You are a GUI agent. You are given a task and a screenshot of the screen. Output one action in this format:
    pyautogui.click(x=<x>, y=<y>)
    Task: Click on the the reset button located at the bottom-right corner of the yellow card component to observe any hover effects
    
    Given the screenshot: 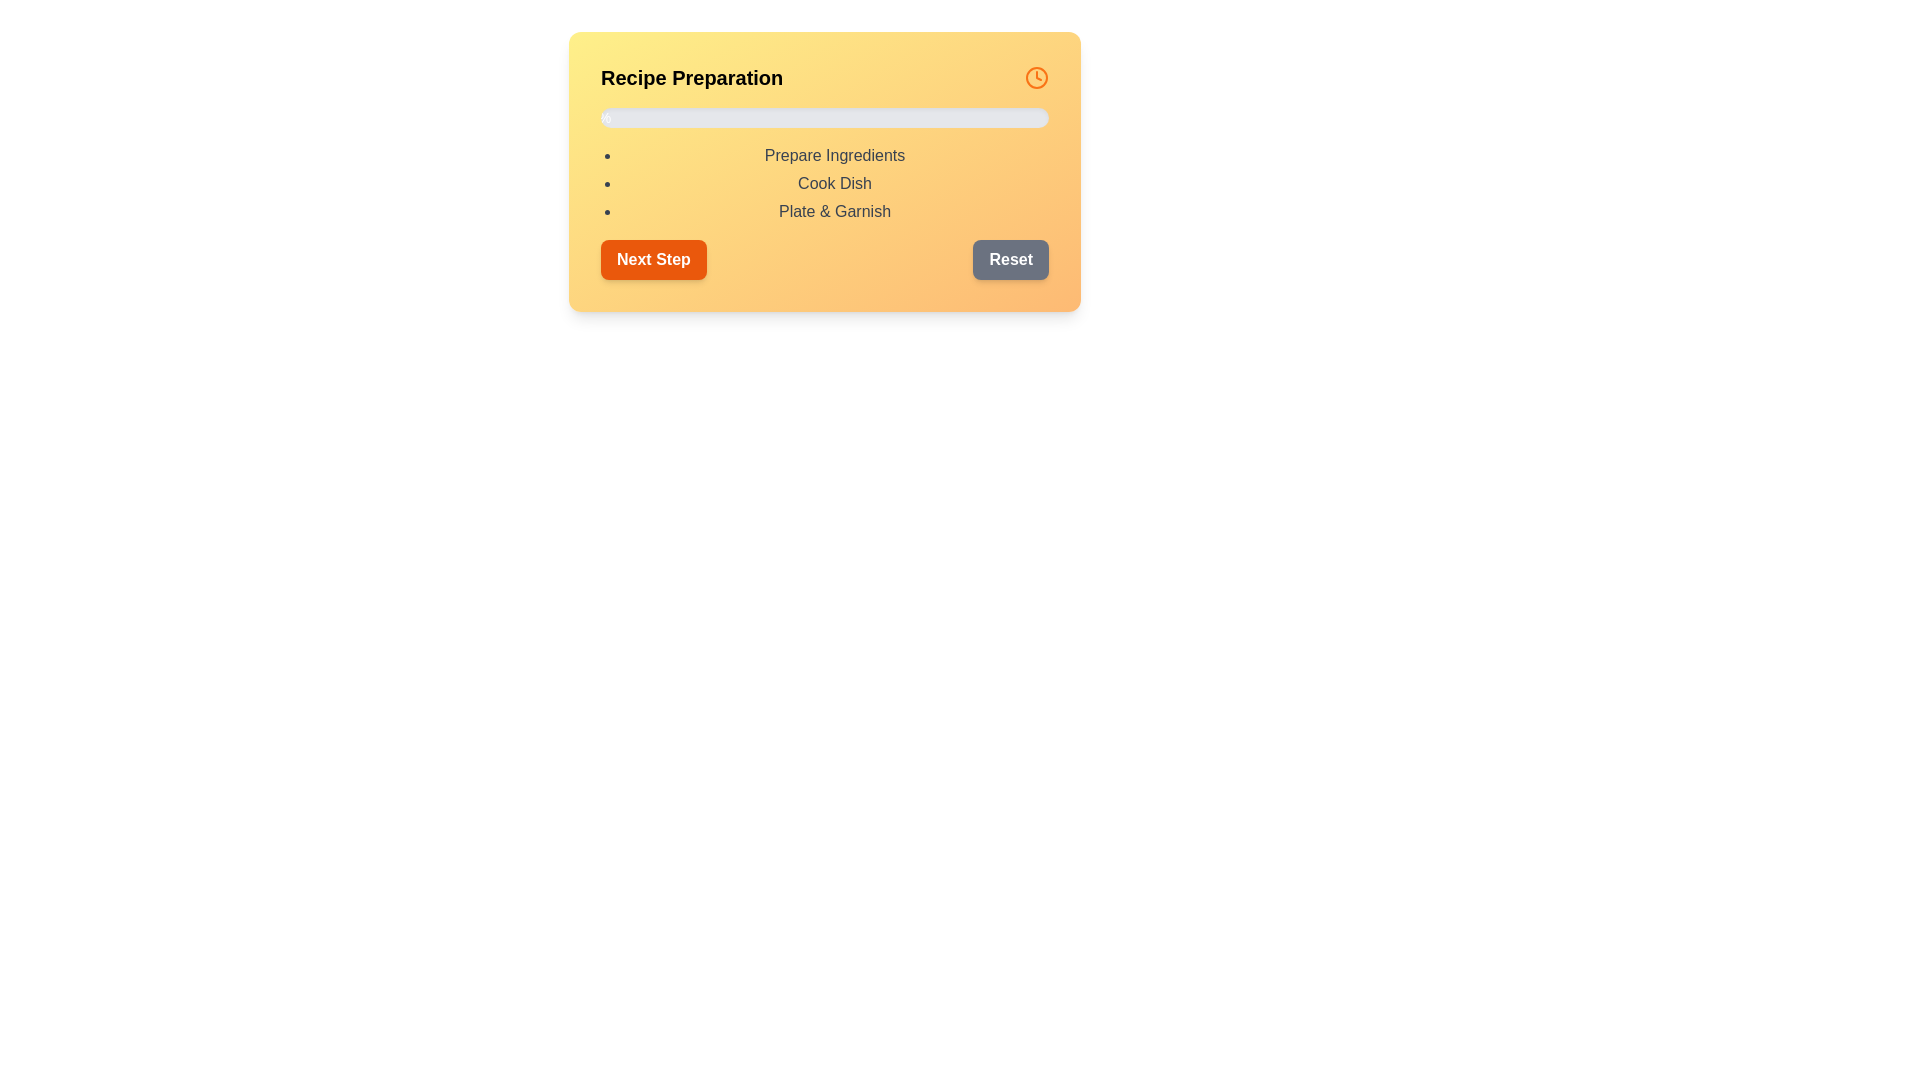 What is the action you would take?
    pyautogui.click(x=1011, y=258)
    